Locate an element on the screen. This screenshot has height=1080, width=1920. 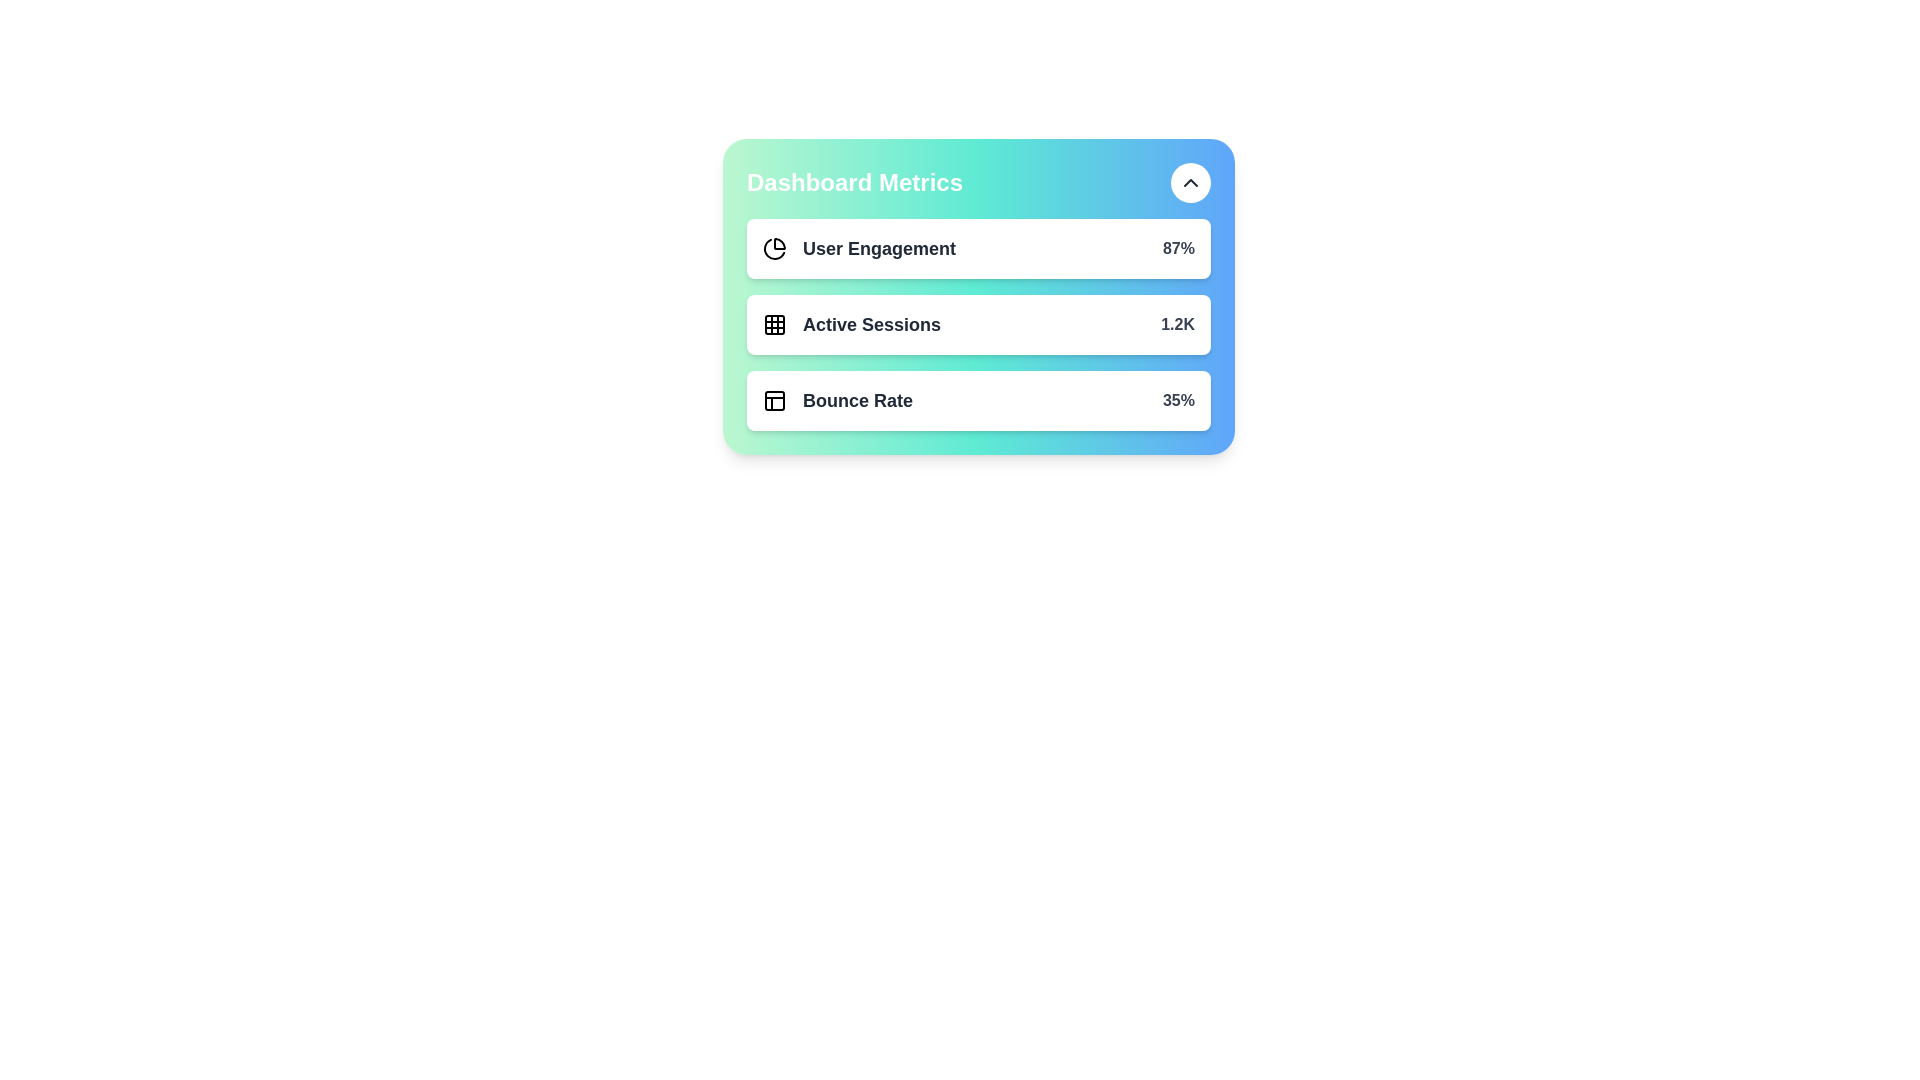
the metric item Active Sessions to observe the hover effect is located at coordinates (979, 323).